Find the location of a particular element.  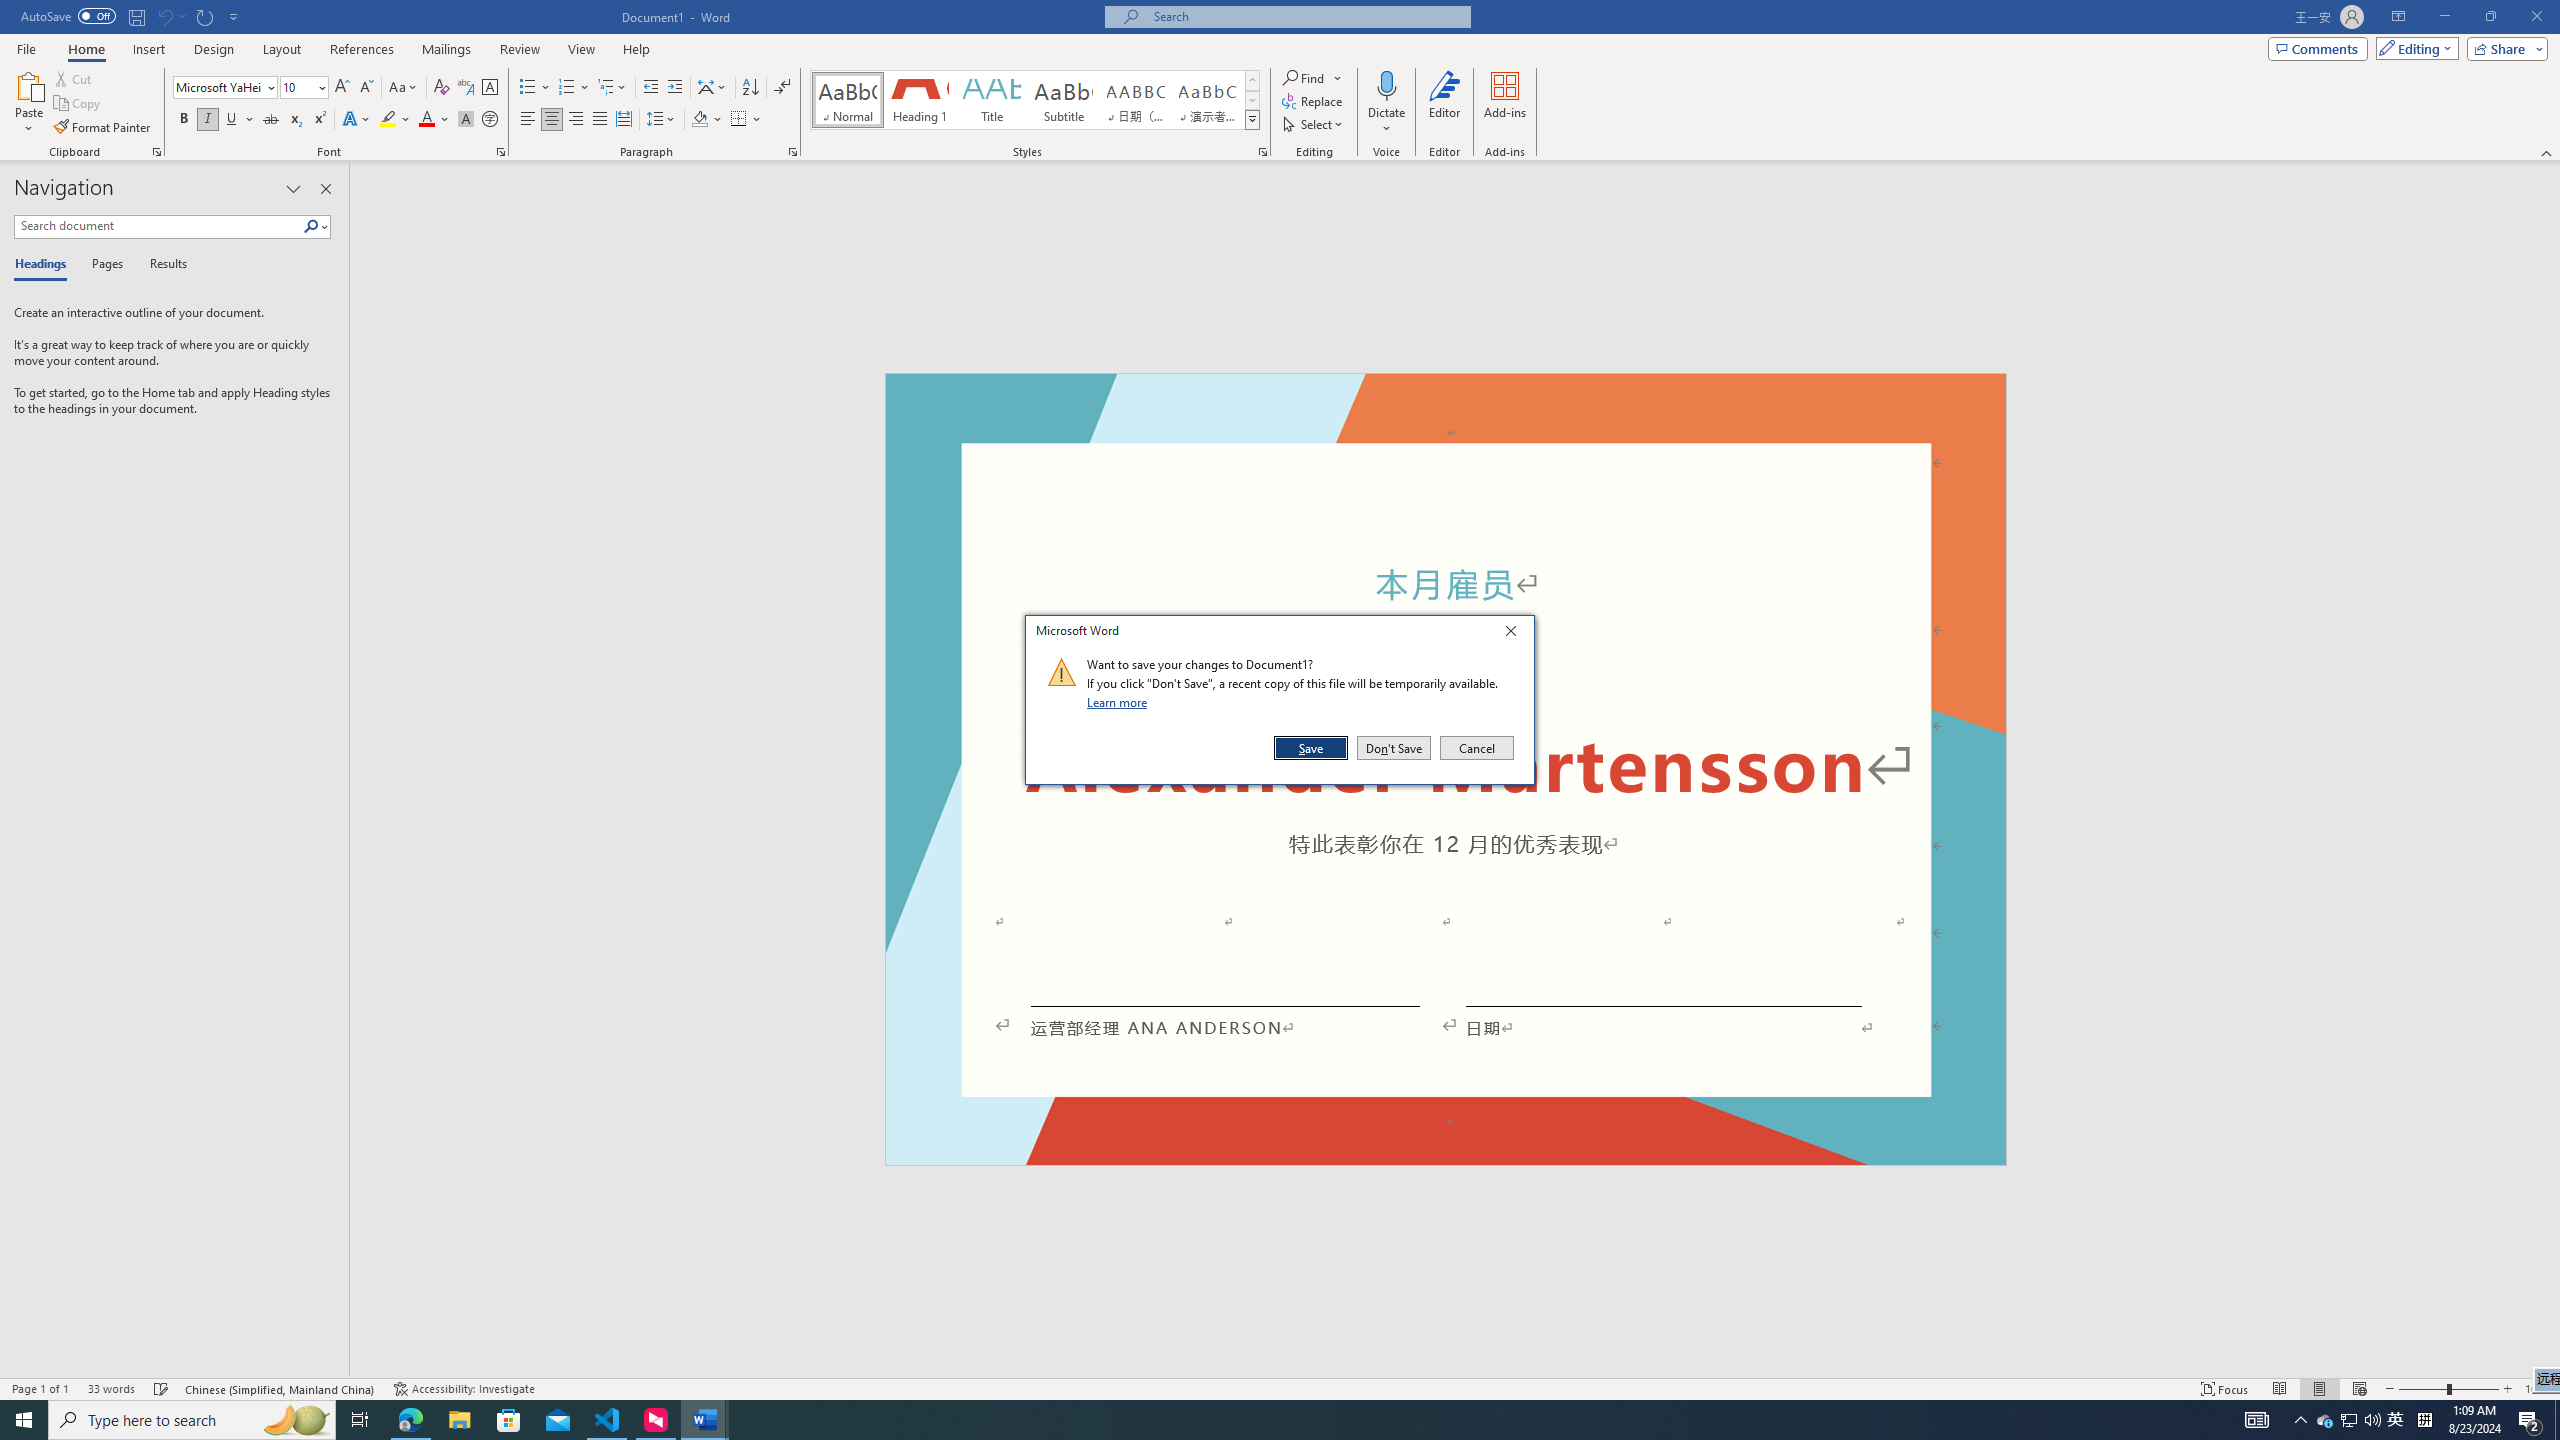

'Sort...' is located at coordinates (750, 87).